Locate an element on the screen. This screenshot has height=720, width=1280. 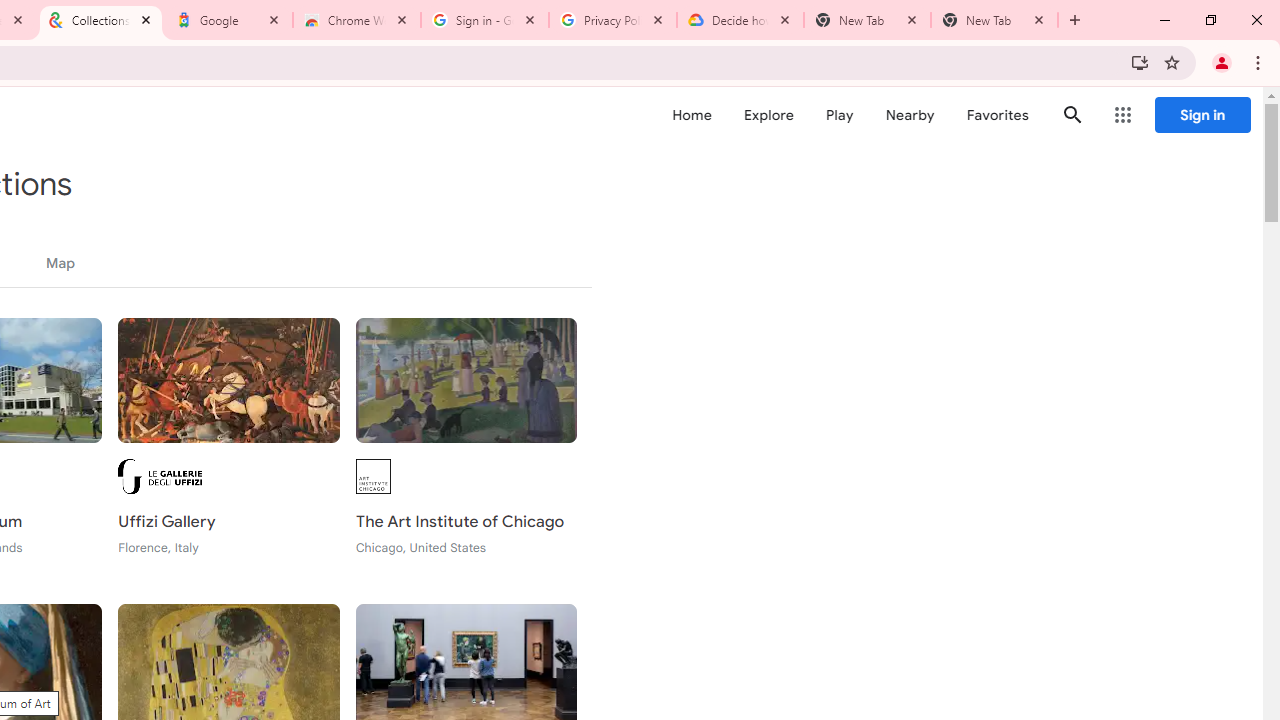
'Uffizi Gallery Florence, Italy' is located at coordinates (229, 448).